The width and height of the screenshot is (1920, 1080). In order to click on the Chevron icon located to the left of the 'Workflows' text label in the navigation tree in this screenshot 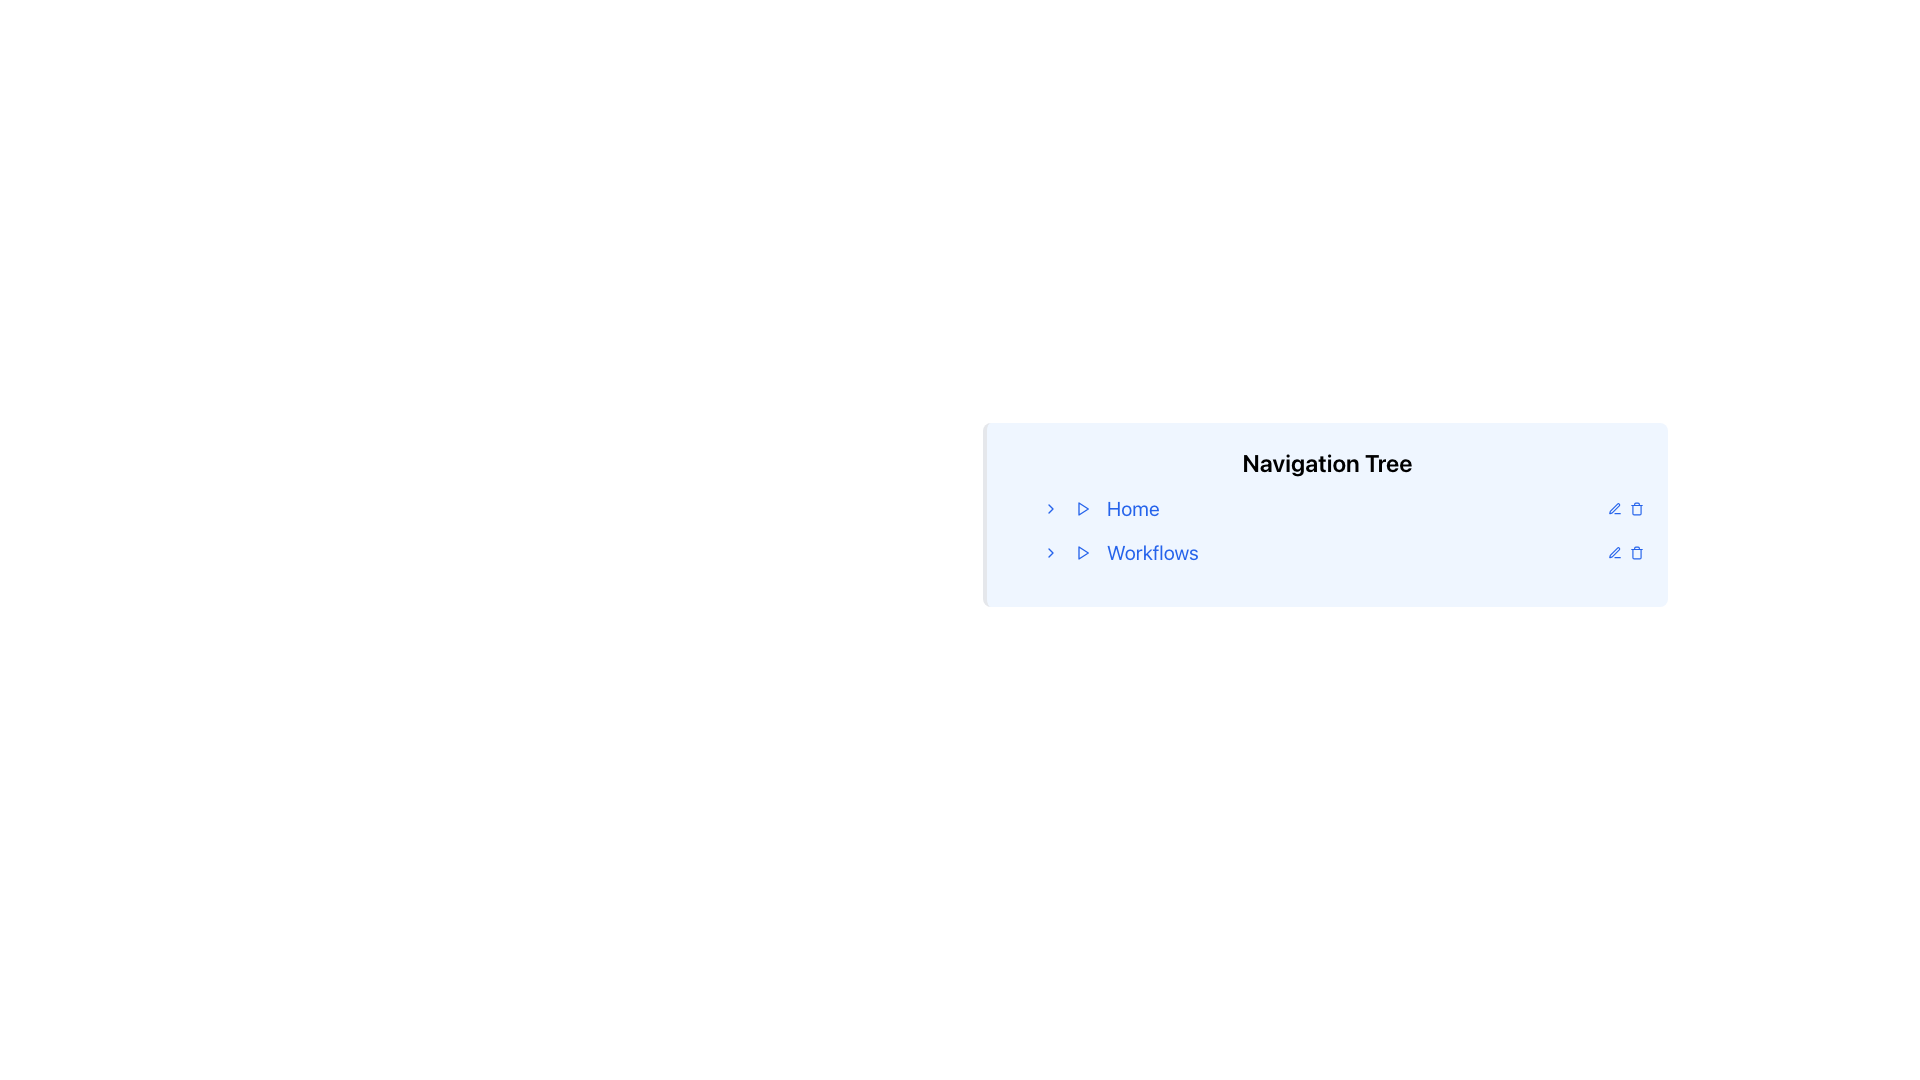, I will do `click(1050, 552)`.